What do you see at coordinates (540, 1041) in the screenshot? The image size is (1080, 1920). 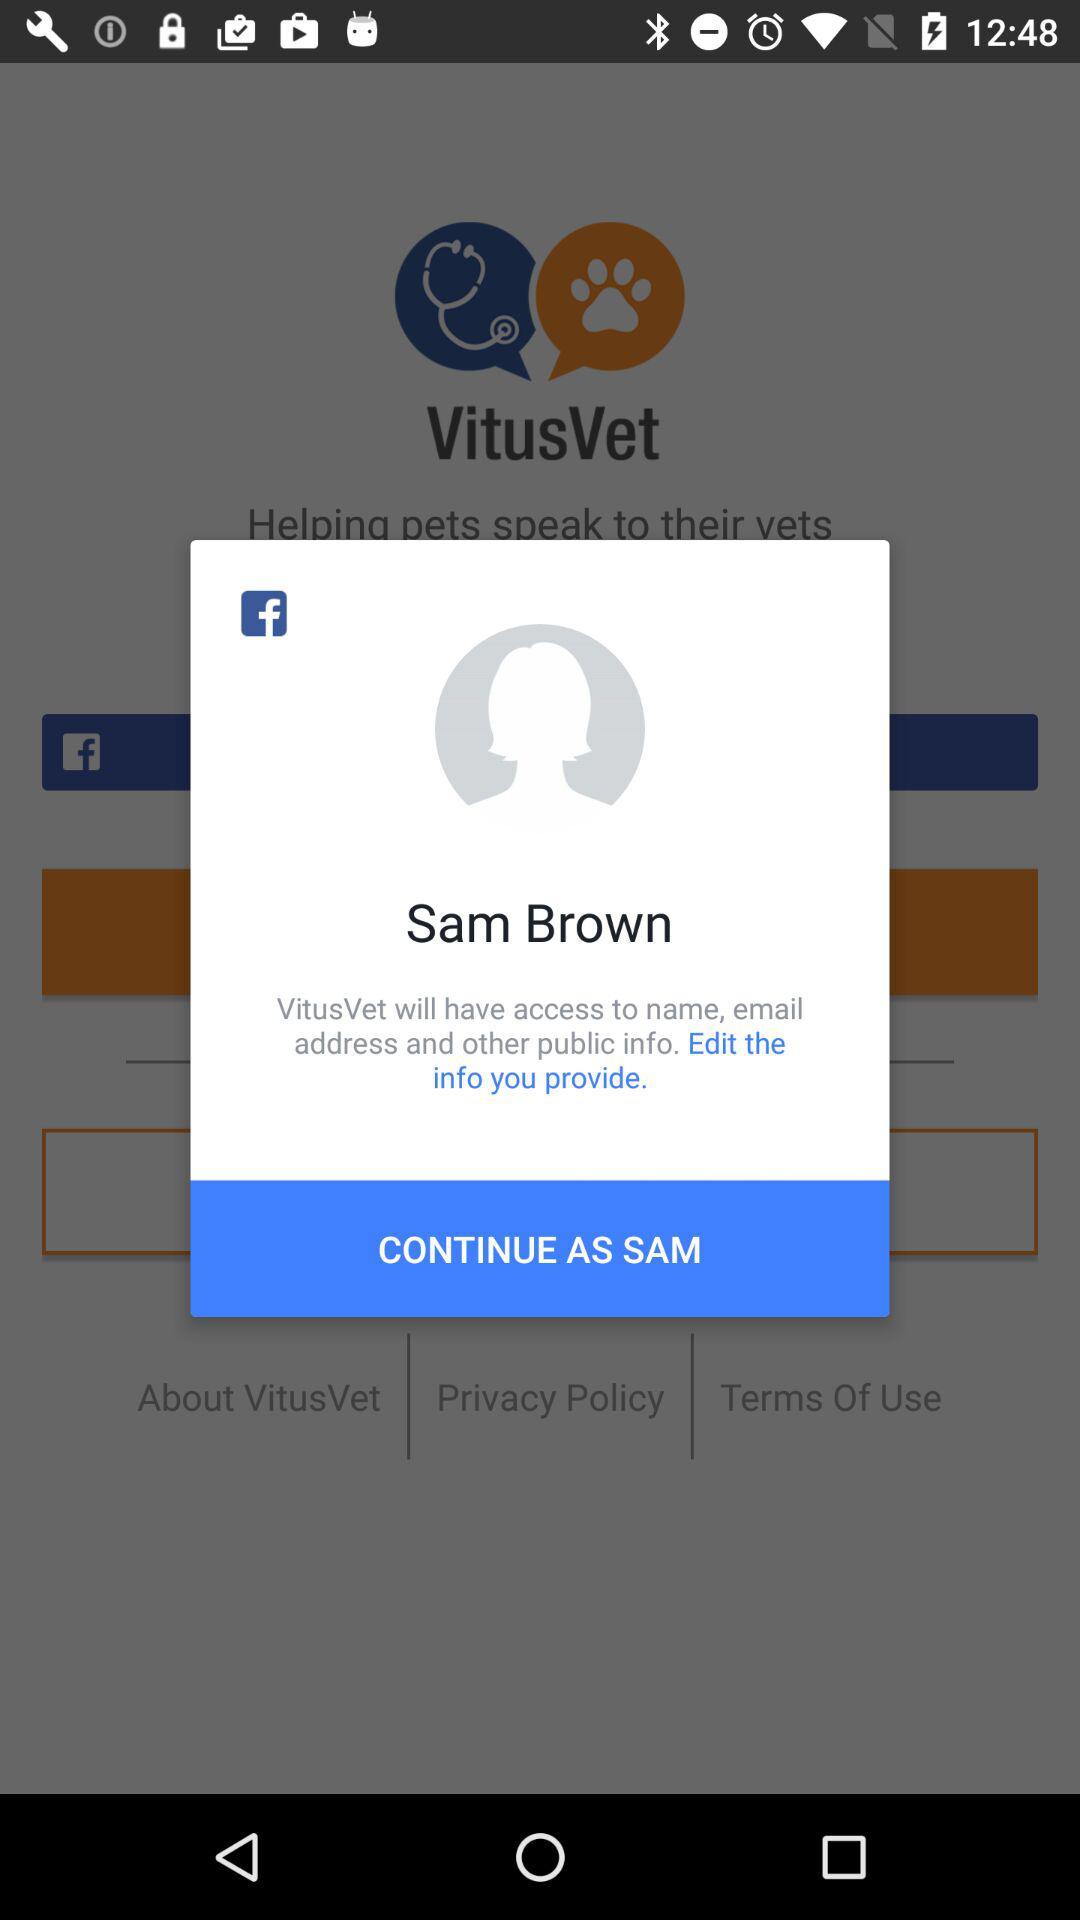 I see `the icon above continue as sam item` at bounding box center [540, 1041].